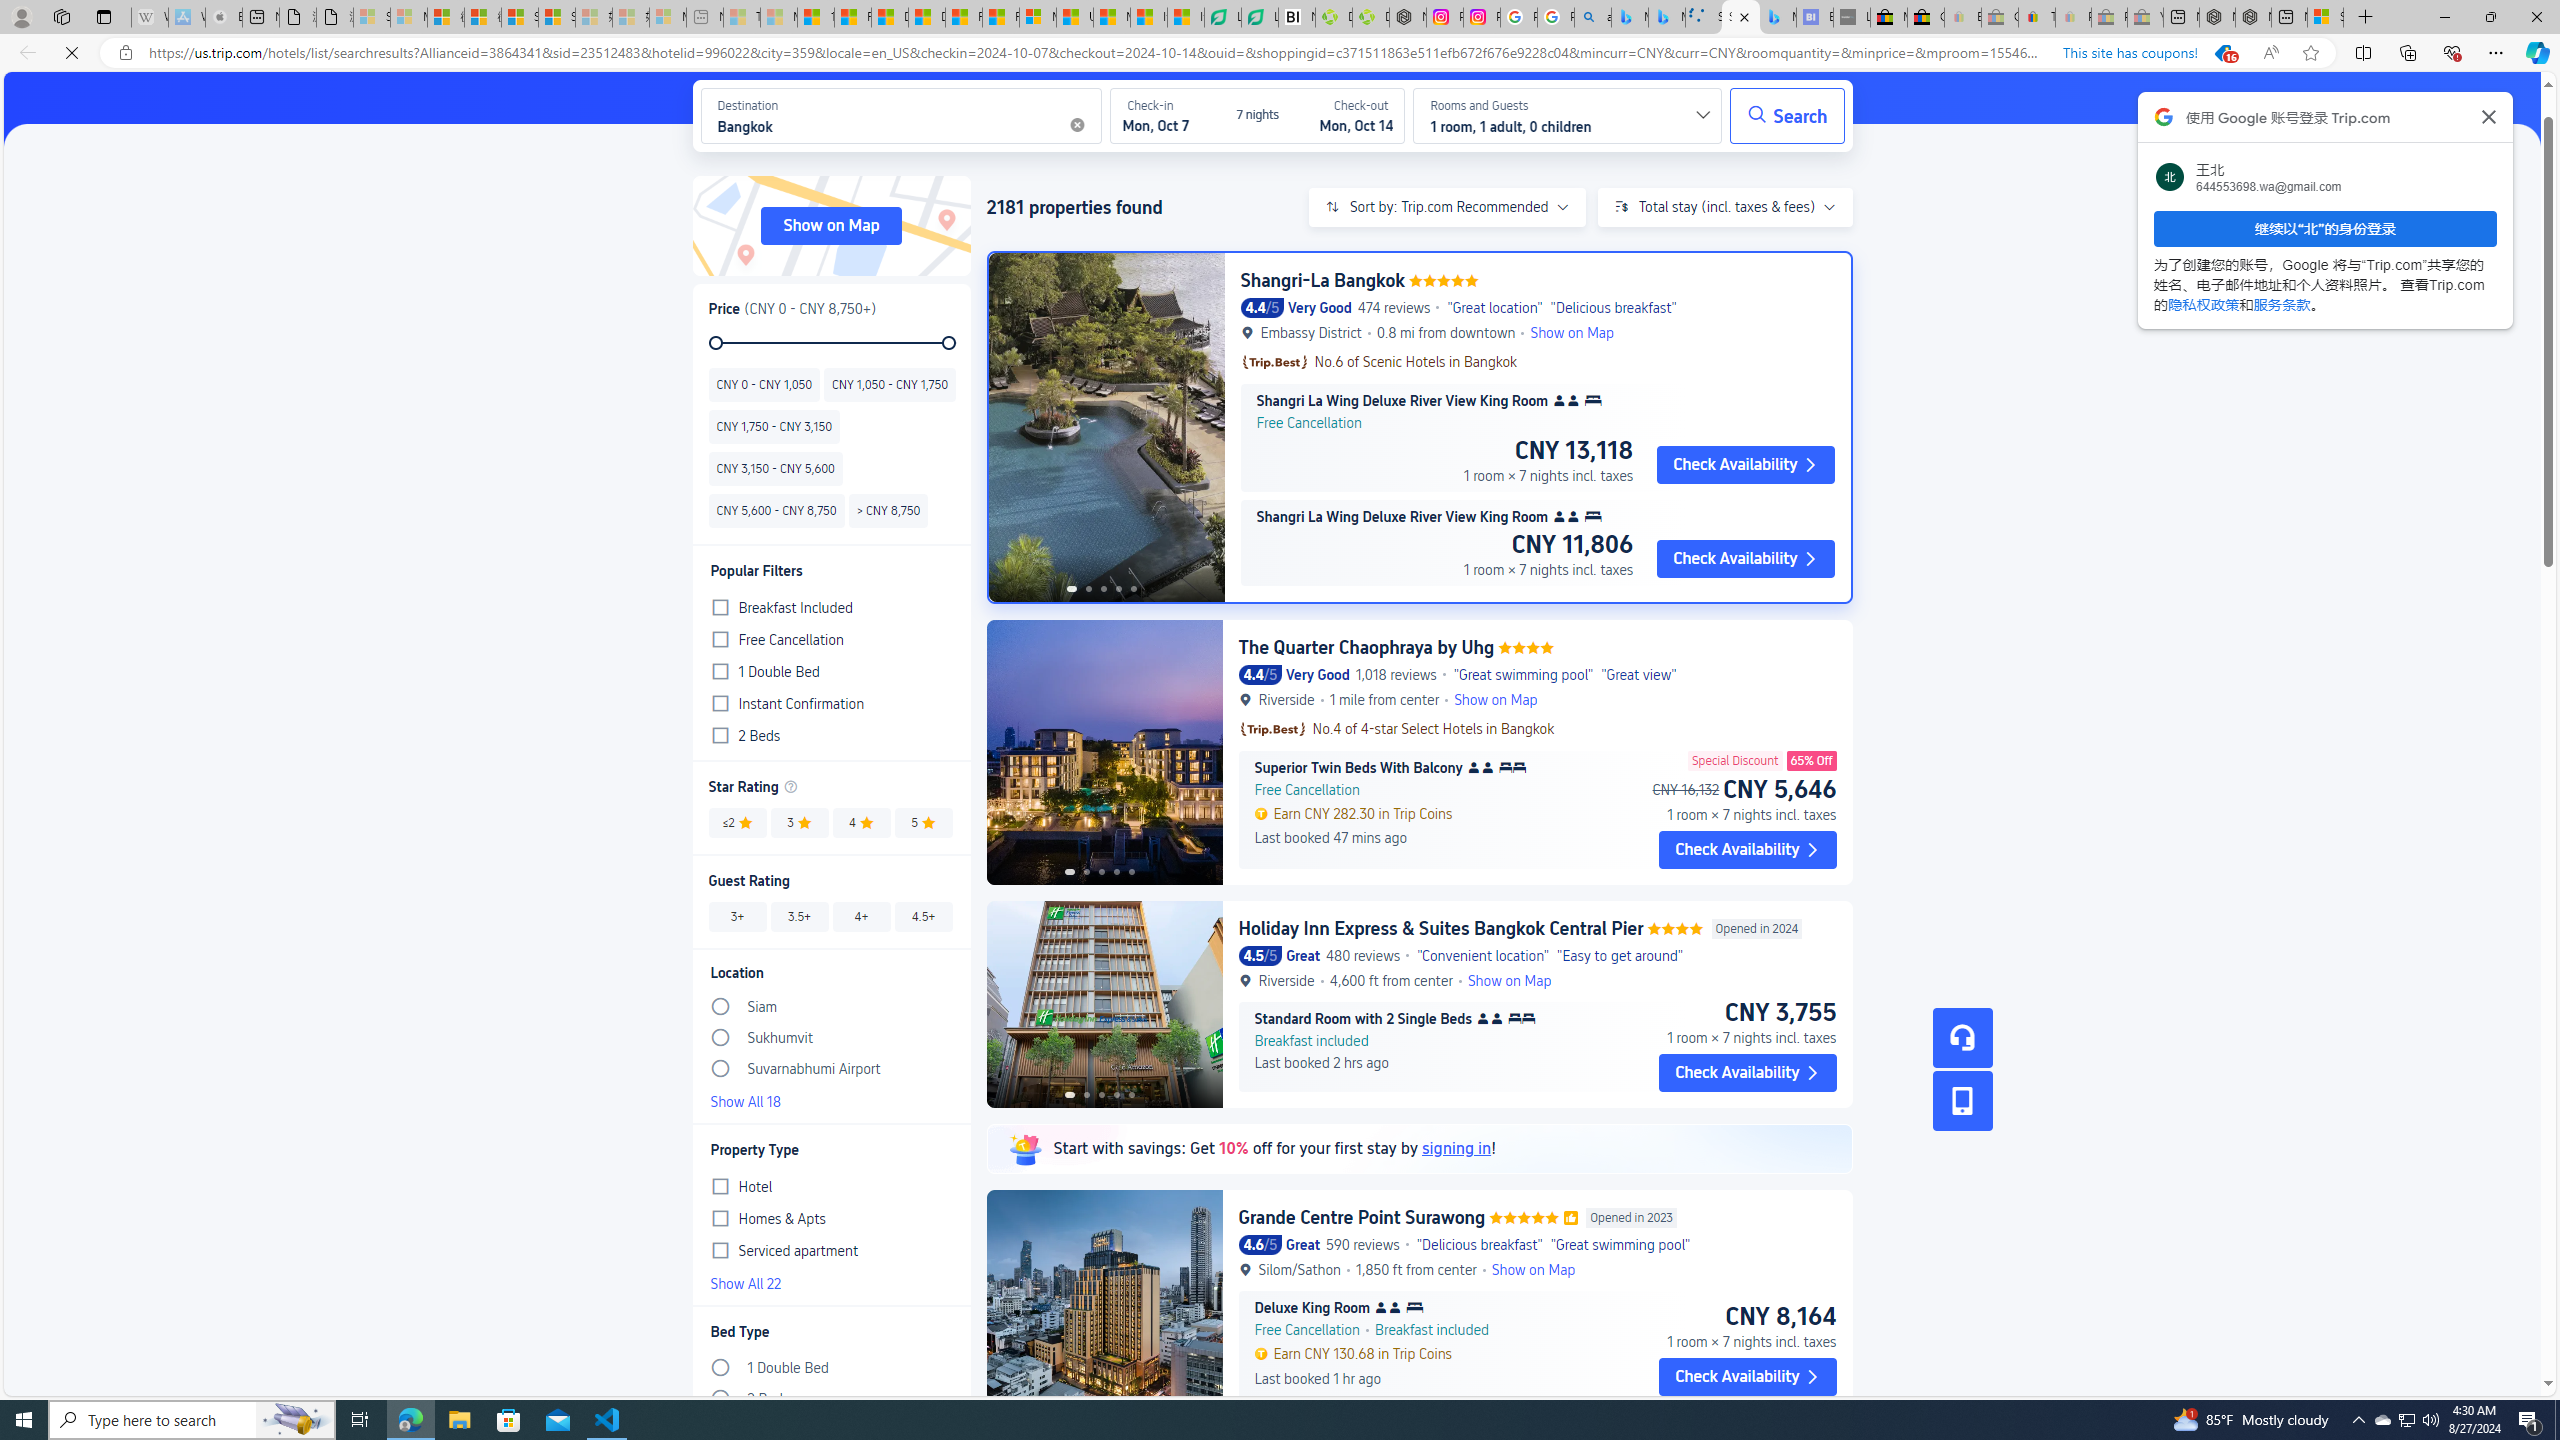 The width and height of the screenshot is (2560, 1440). What do you see at coordinates (999, 16) in the screenshot?
I see `'Foo BAR | Trusted Community Engagement and Contributions'` at bounding box center [999, 16].